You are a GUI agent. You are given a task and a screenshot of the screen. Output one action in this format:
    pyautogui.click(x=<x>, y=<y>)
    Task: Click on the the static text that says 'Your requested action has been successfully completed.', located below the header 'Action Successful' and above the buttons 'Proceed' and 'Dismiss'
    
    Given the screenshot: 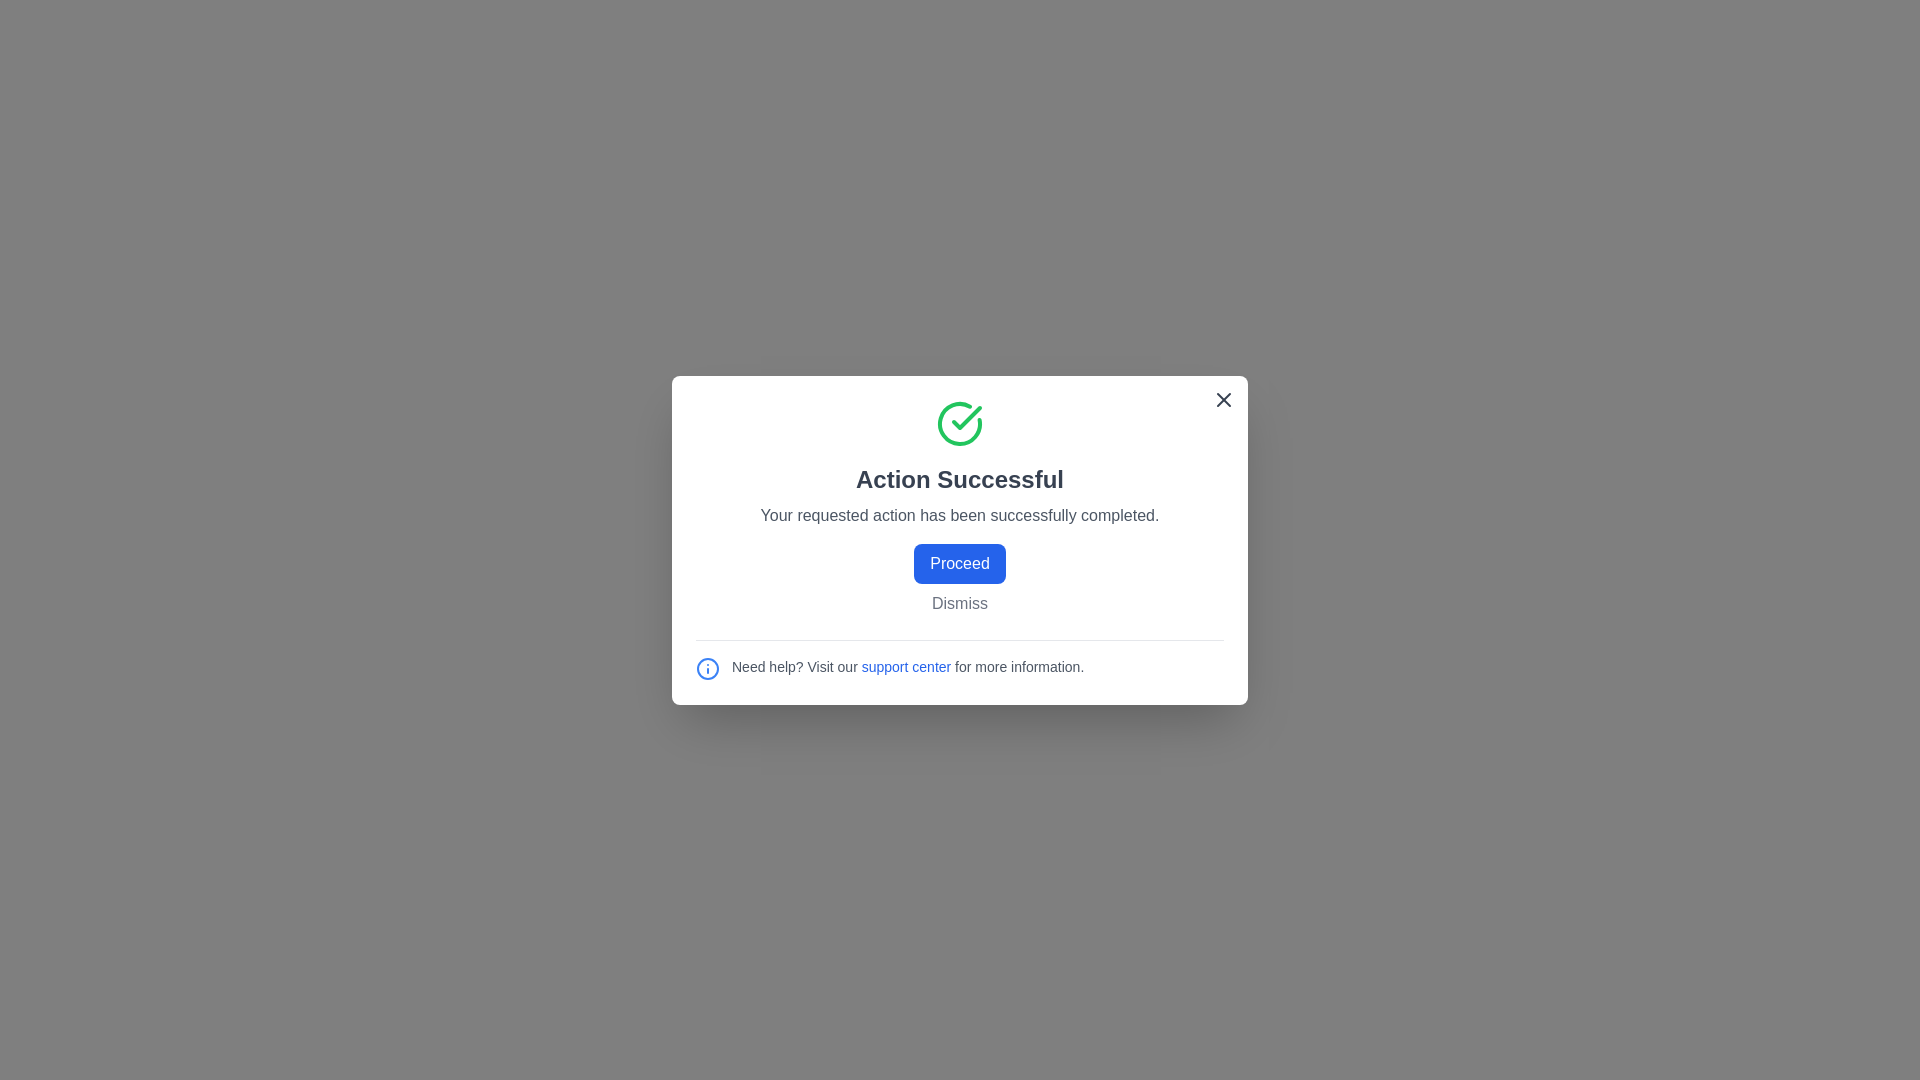 What is the action you would take?
    pyautogui.click(x=960, y=514)
    